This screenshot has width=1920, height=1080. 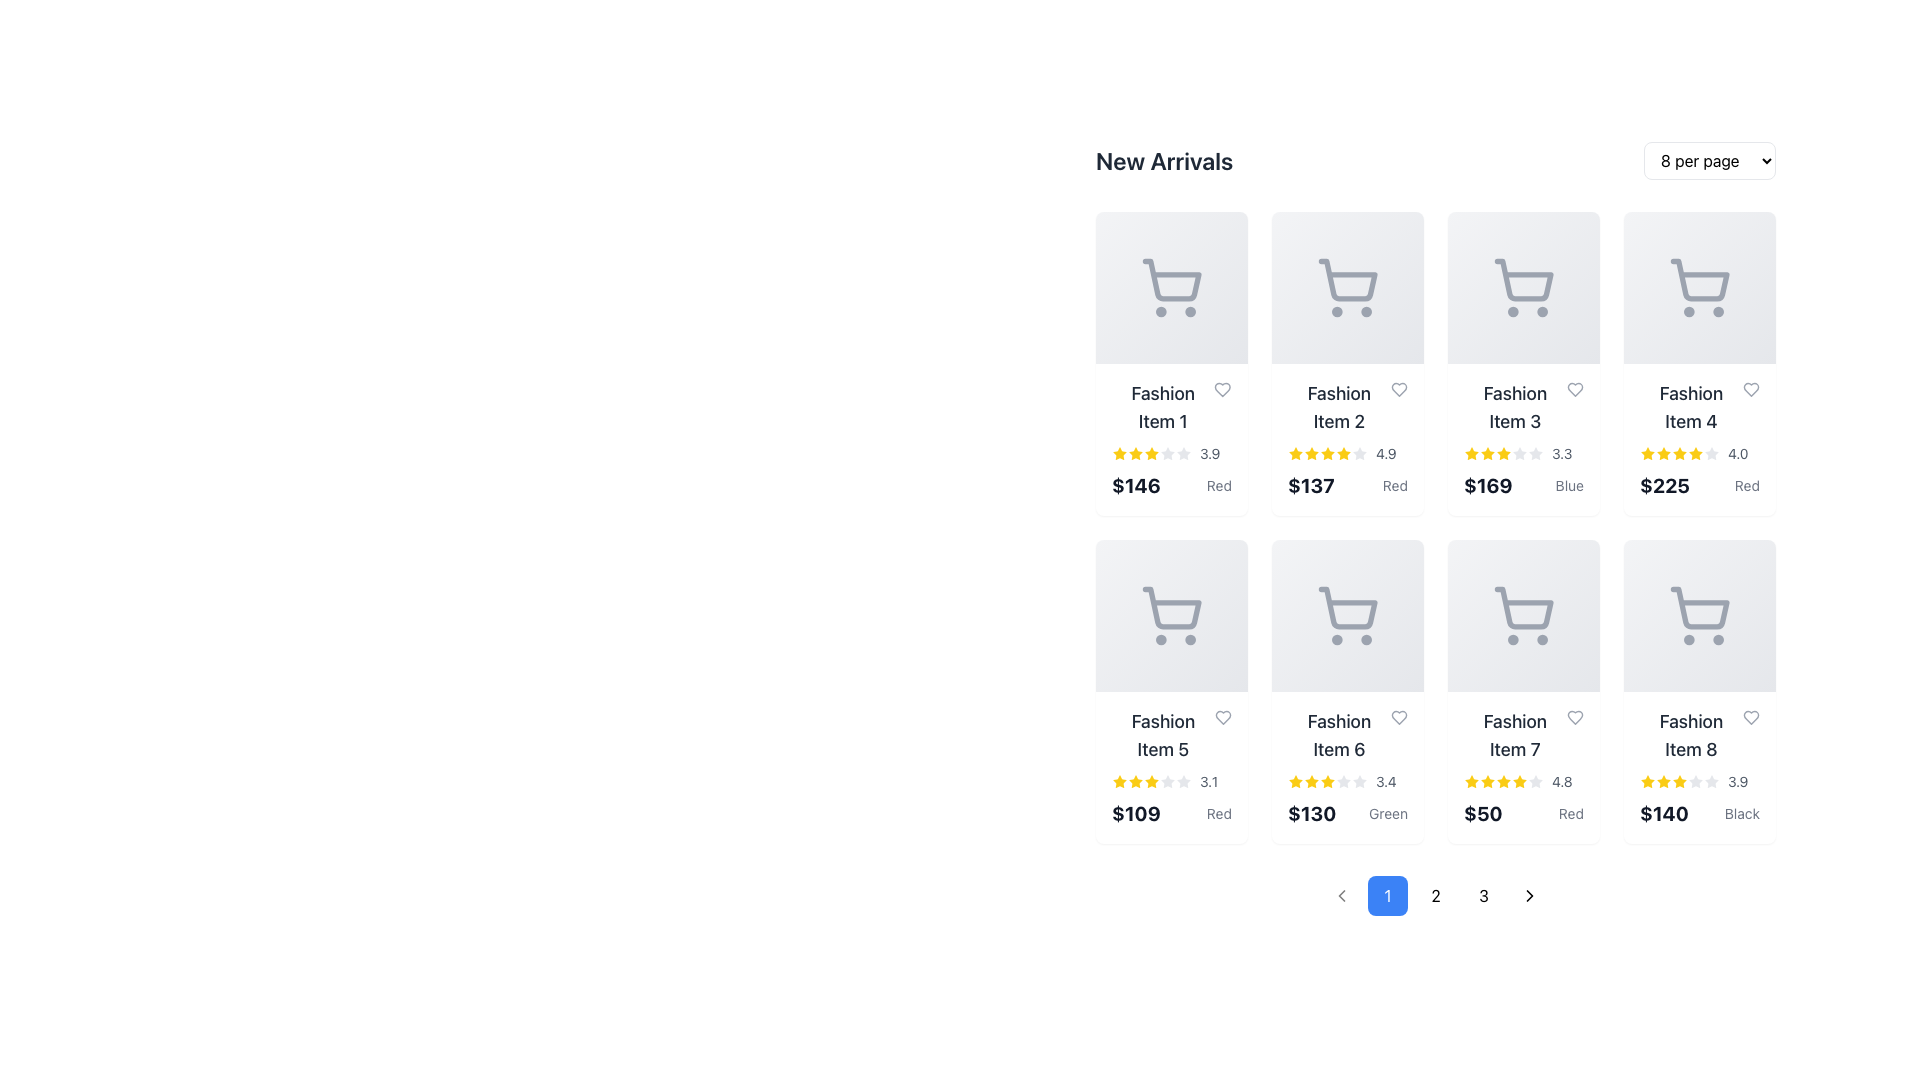 I want to click on the star icon representing the rating system for 'Fashion Item 2', located in the second item of the top row in the product grid, so click(x=1296, y=453).